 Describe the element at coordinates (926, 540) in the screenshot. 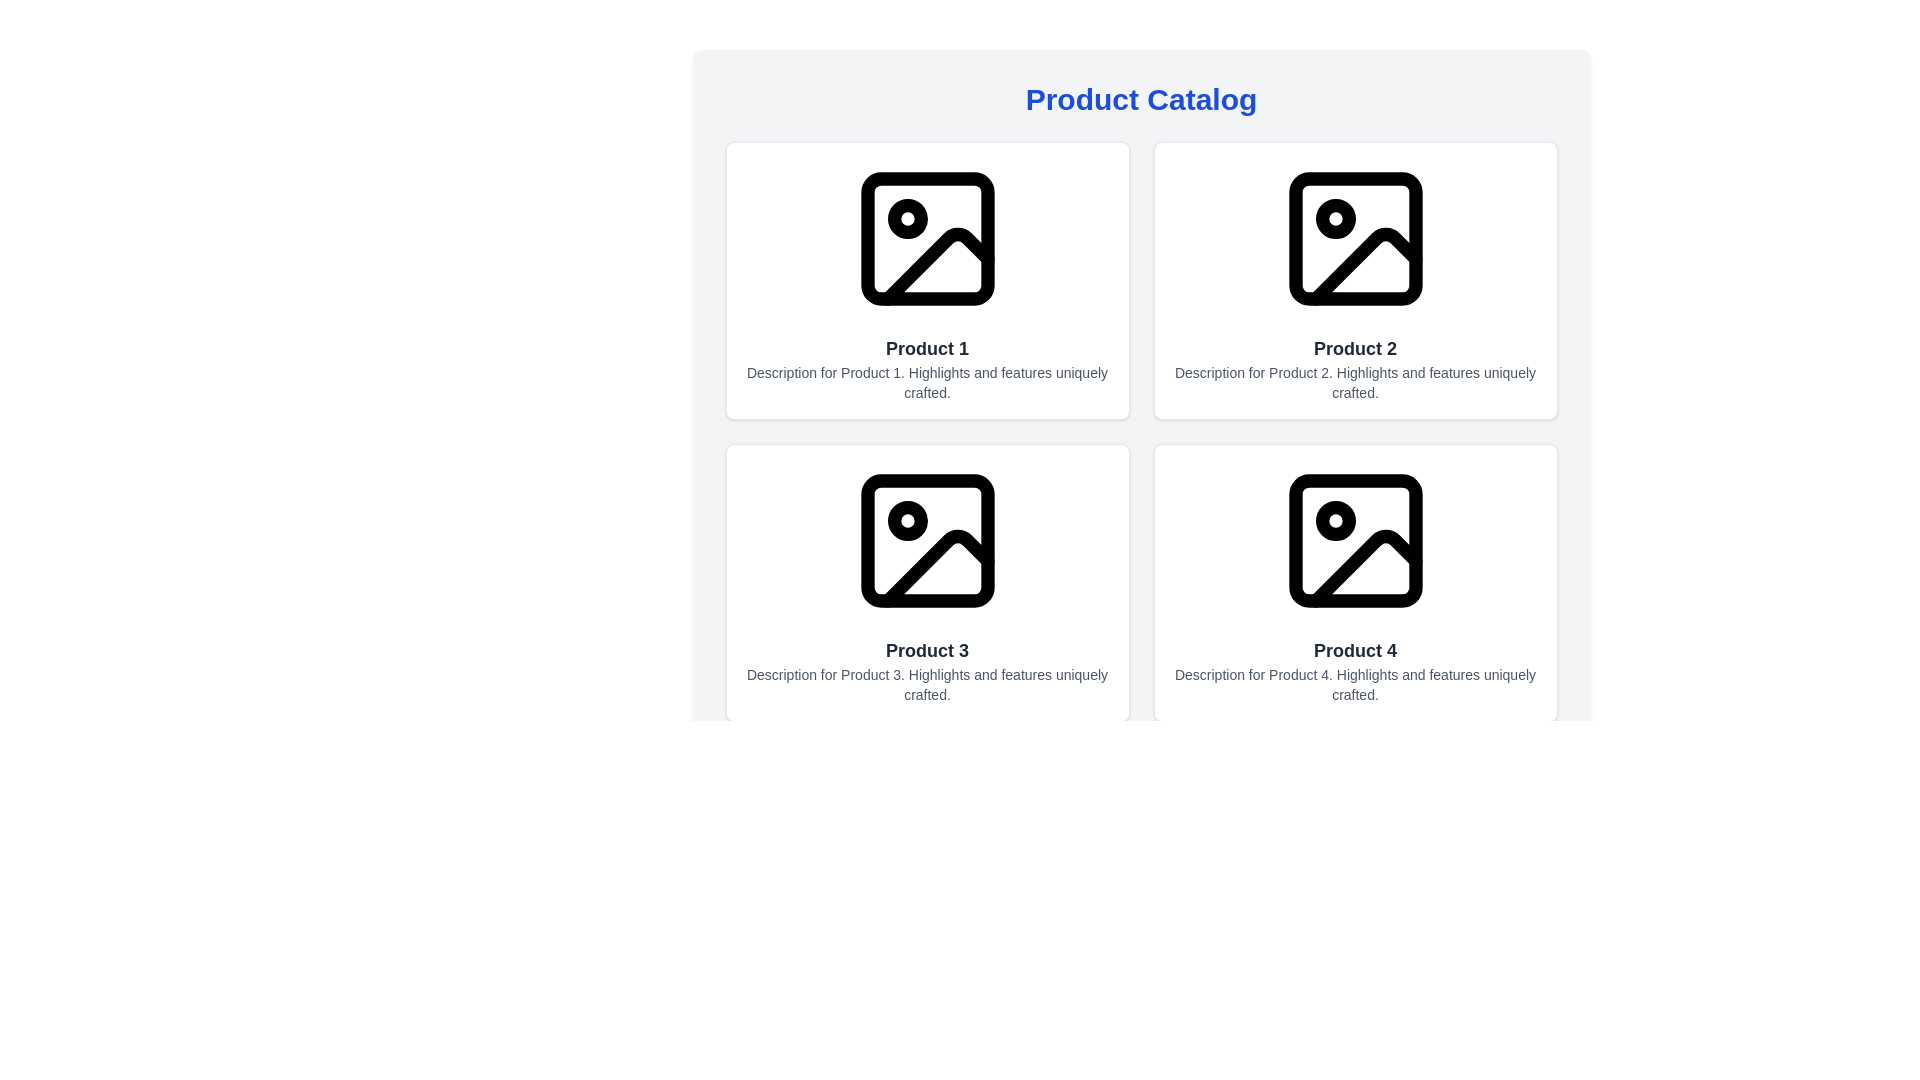

I see `the icon representing the image for 'Product 3', which is positioned above the description text` at that location.